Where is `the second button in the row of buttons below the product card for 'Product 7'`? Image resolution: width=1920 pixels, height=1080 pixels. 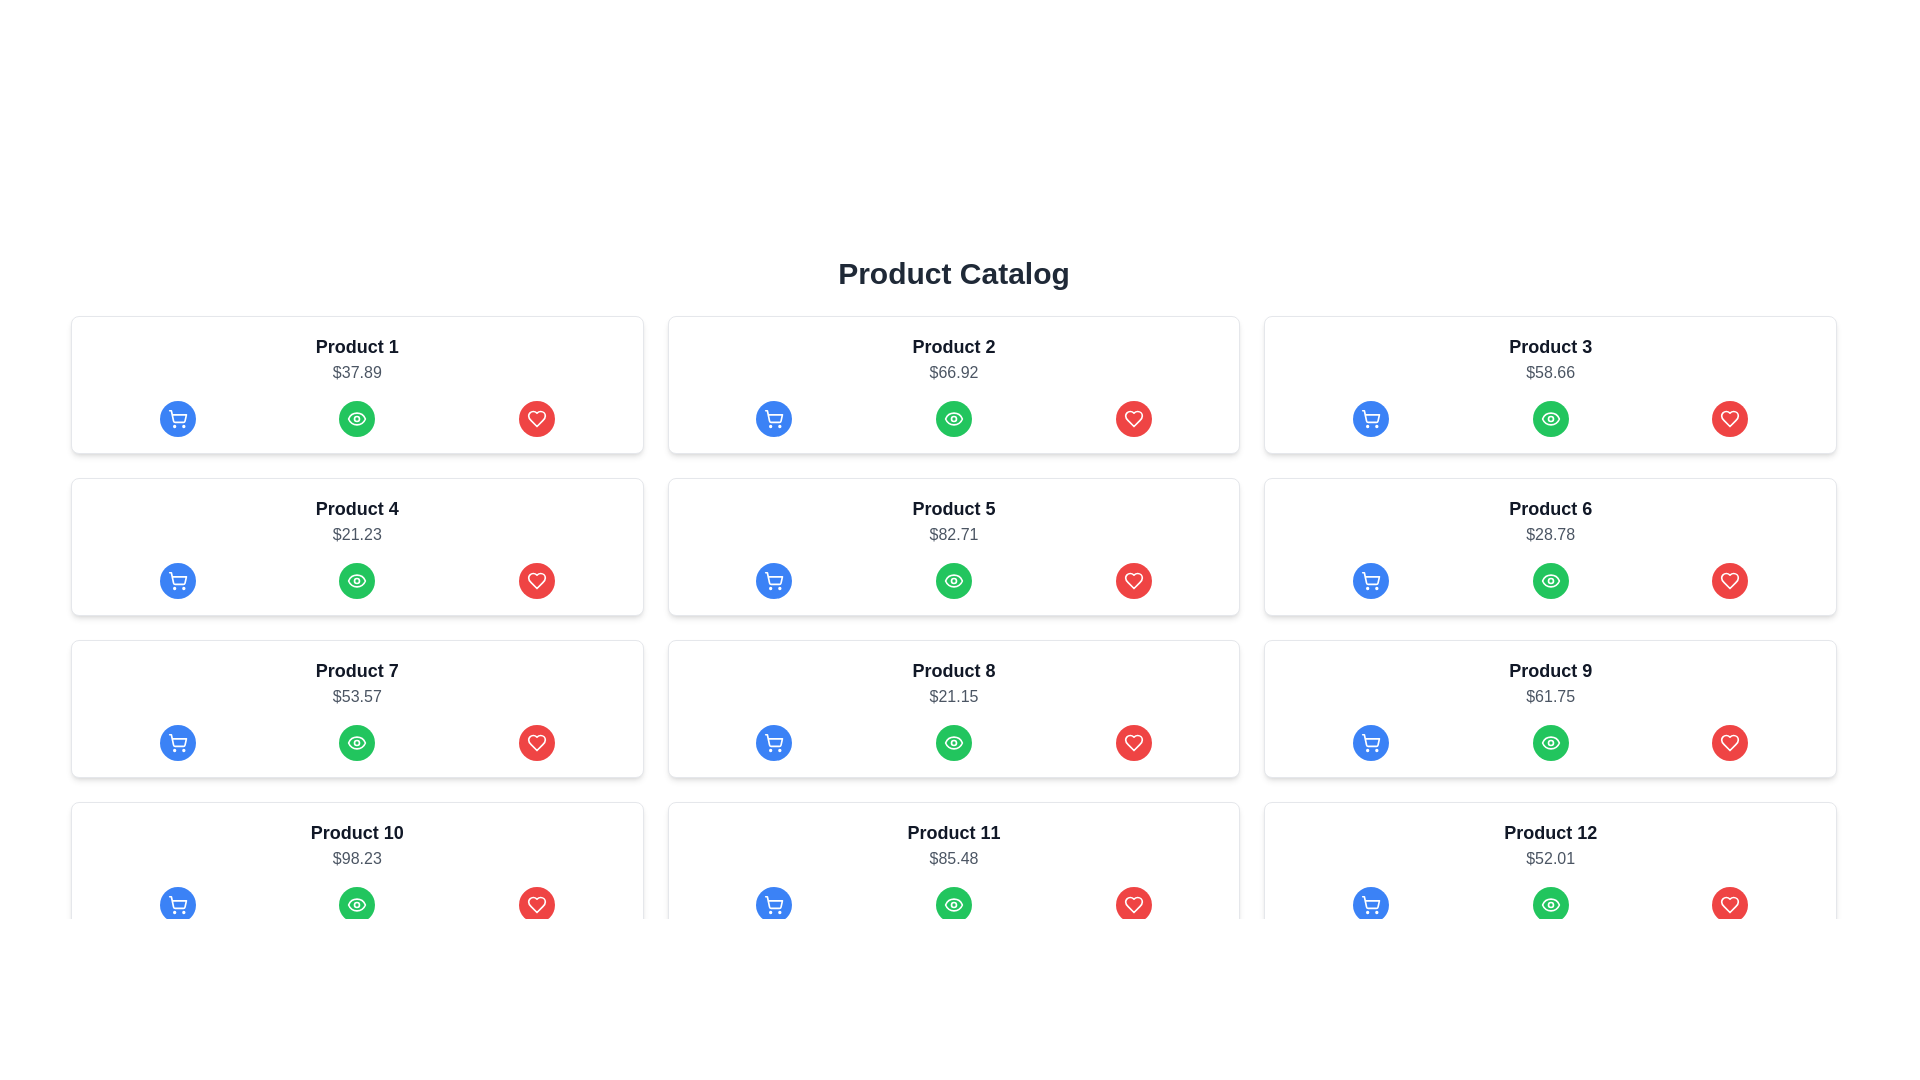
the second button in the row of buttons below the product card for 'Product 7' is located at coordinates (357, 743).